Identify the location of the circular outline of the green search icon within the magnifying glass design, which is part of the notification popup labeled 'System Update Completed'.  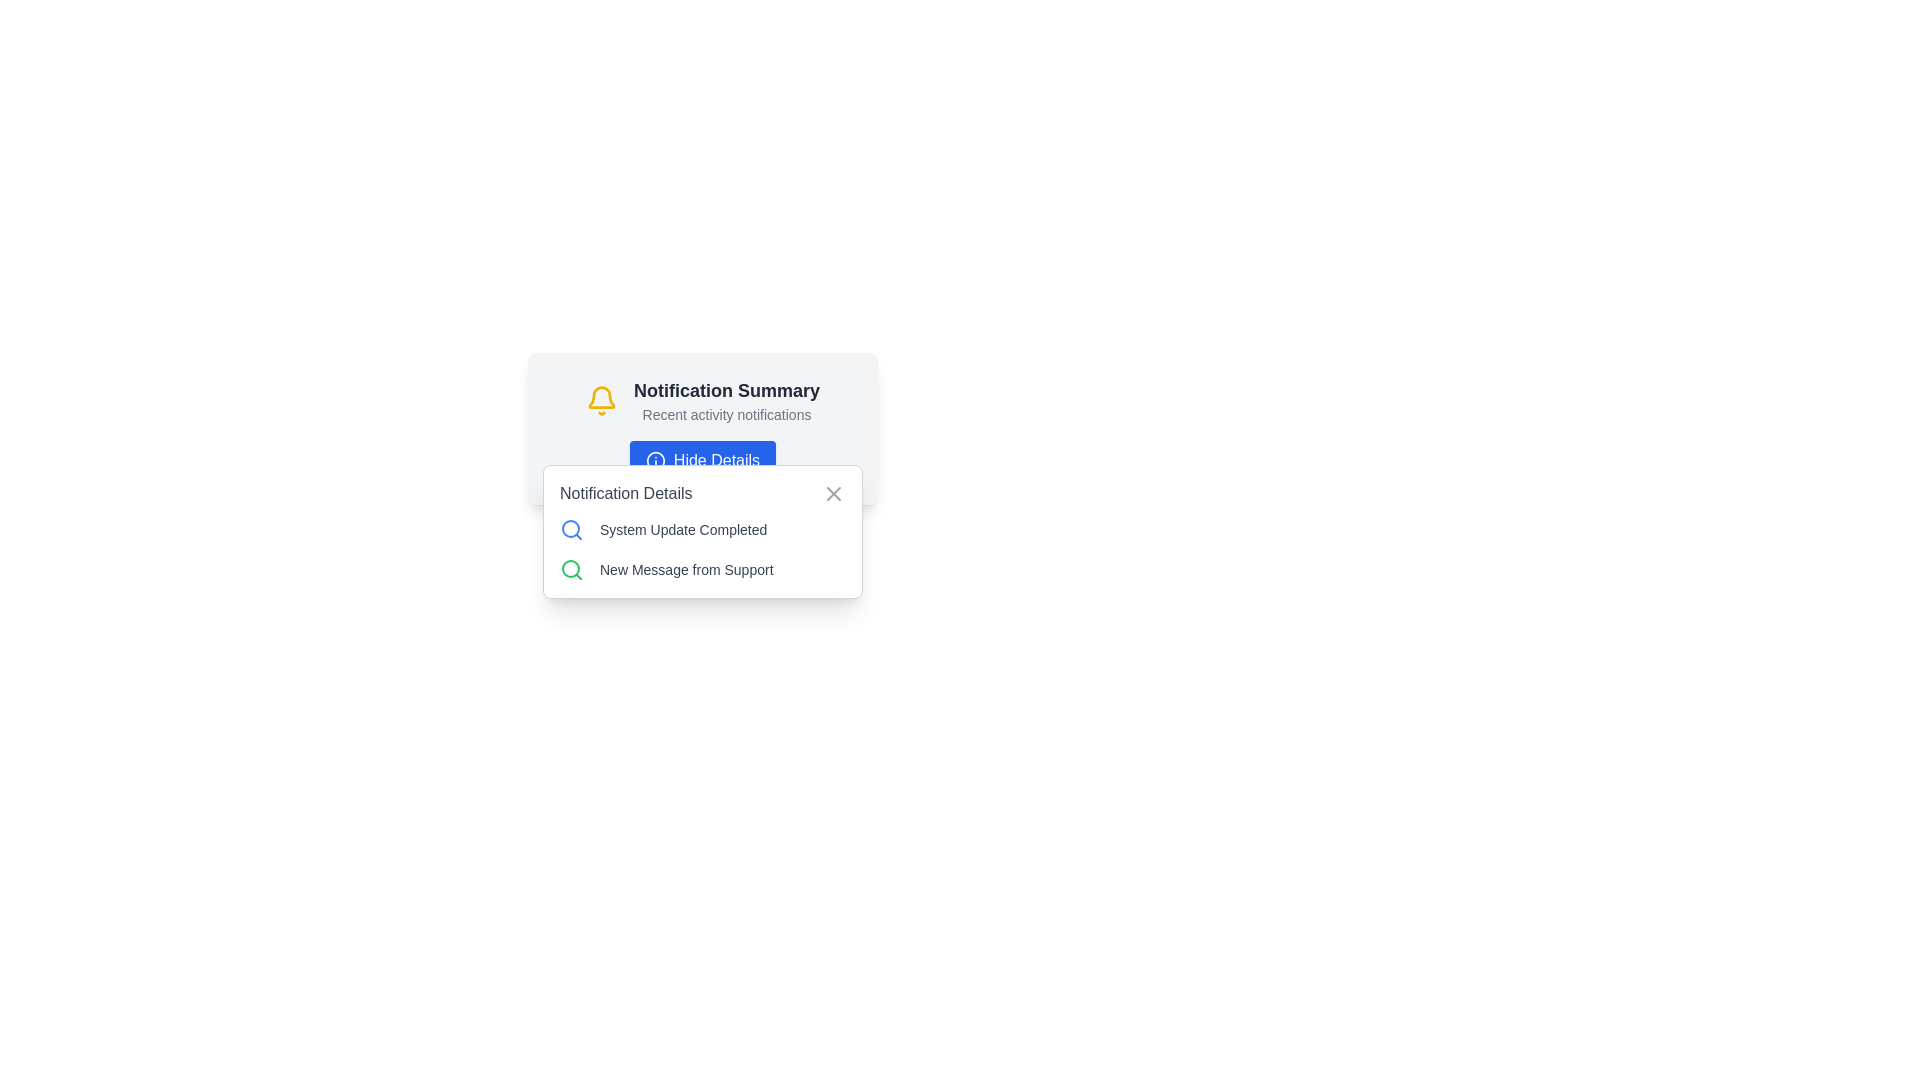
(570, 569).